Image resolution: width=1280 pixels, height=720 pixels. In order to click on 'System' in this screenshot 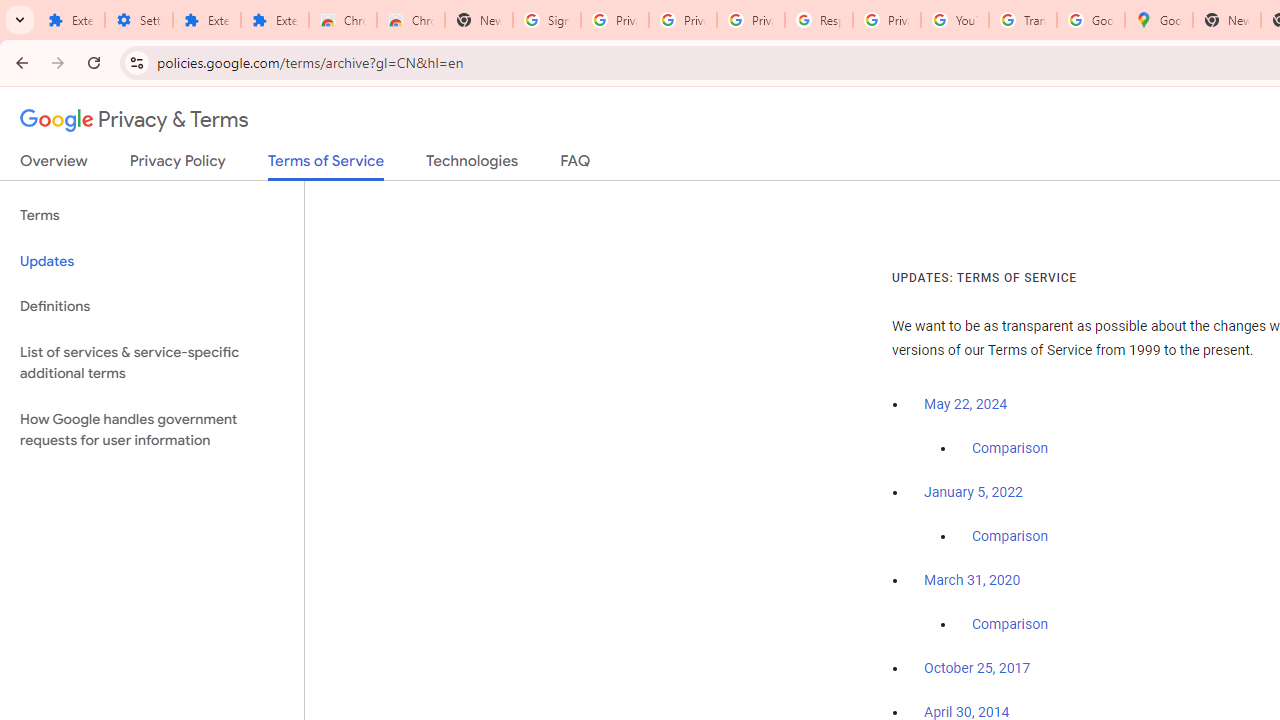, I will do `click(10, 11)`.